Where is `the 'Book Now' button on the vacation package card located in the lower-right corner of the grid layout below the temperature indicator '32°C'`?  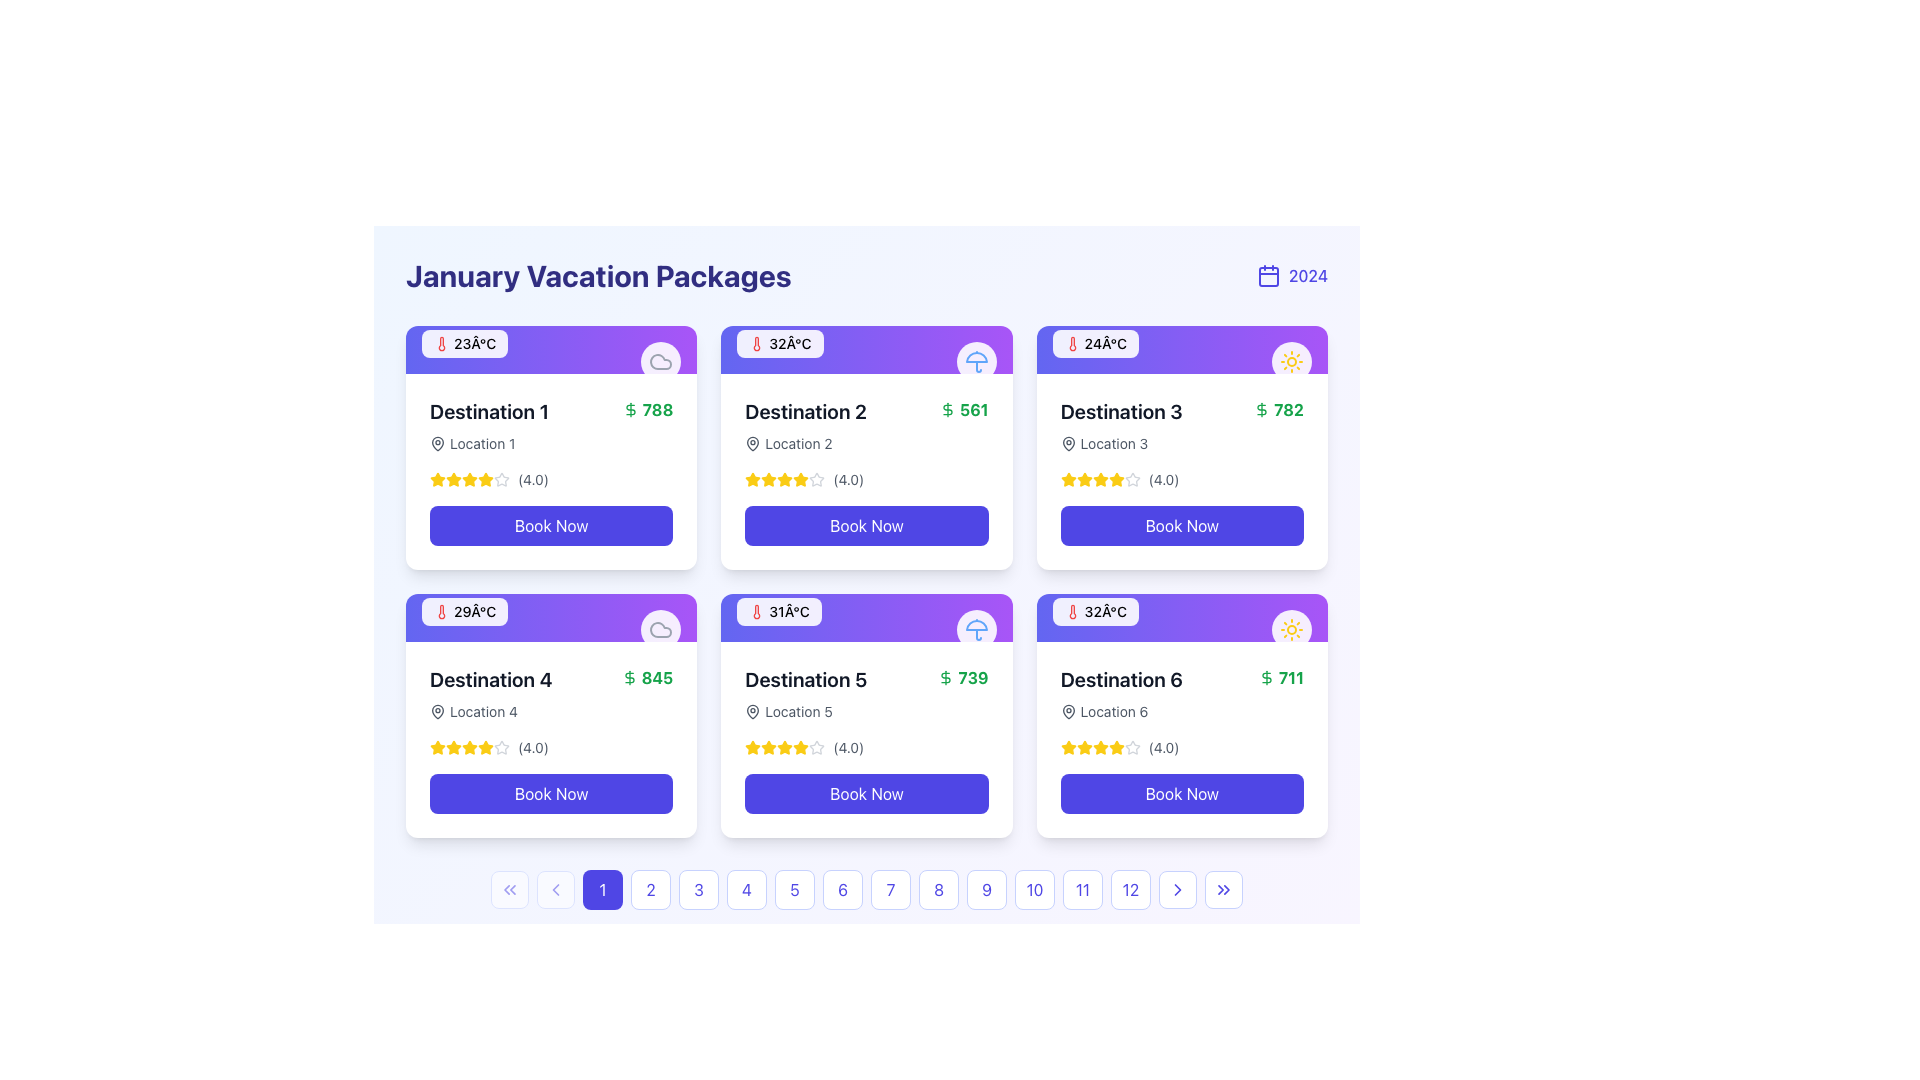
the 'Book Now' button on the vacation package card located in the lower-right corner of the grid layout below the temperature indicator '32°C' is located at coordinates (1182, 740).